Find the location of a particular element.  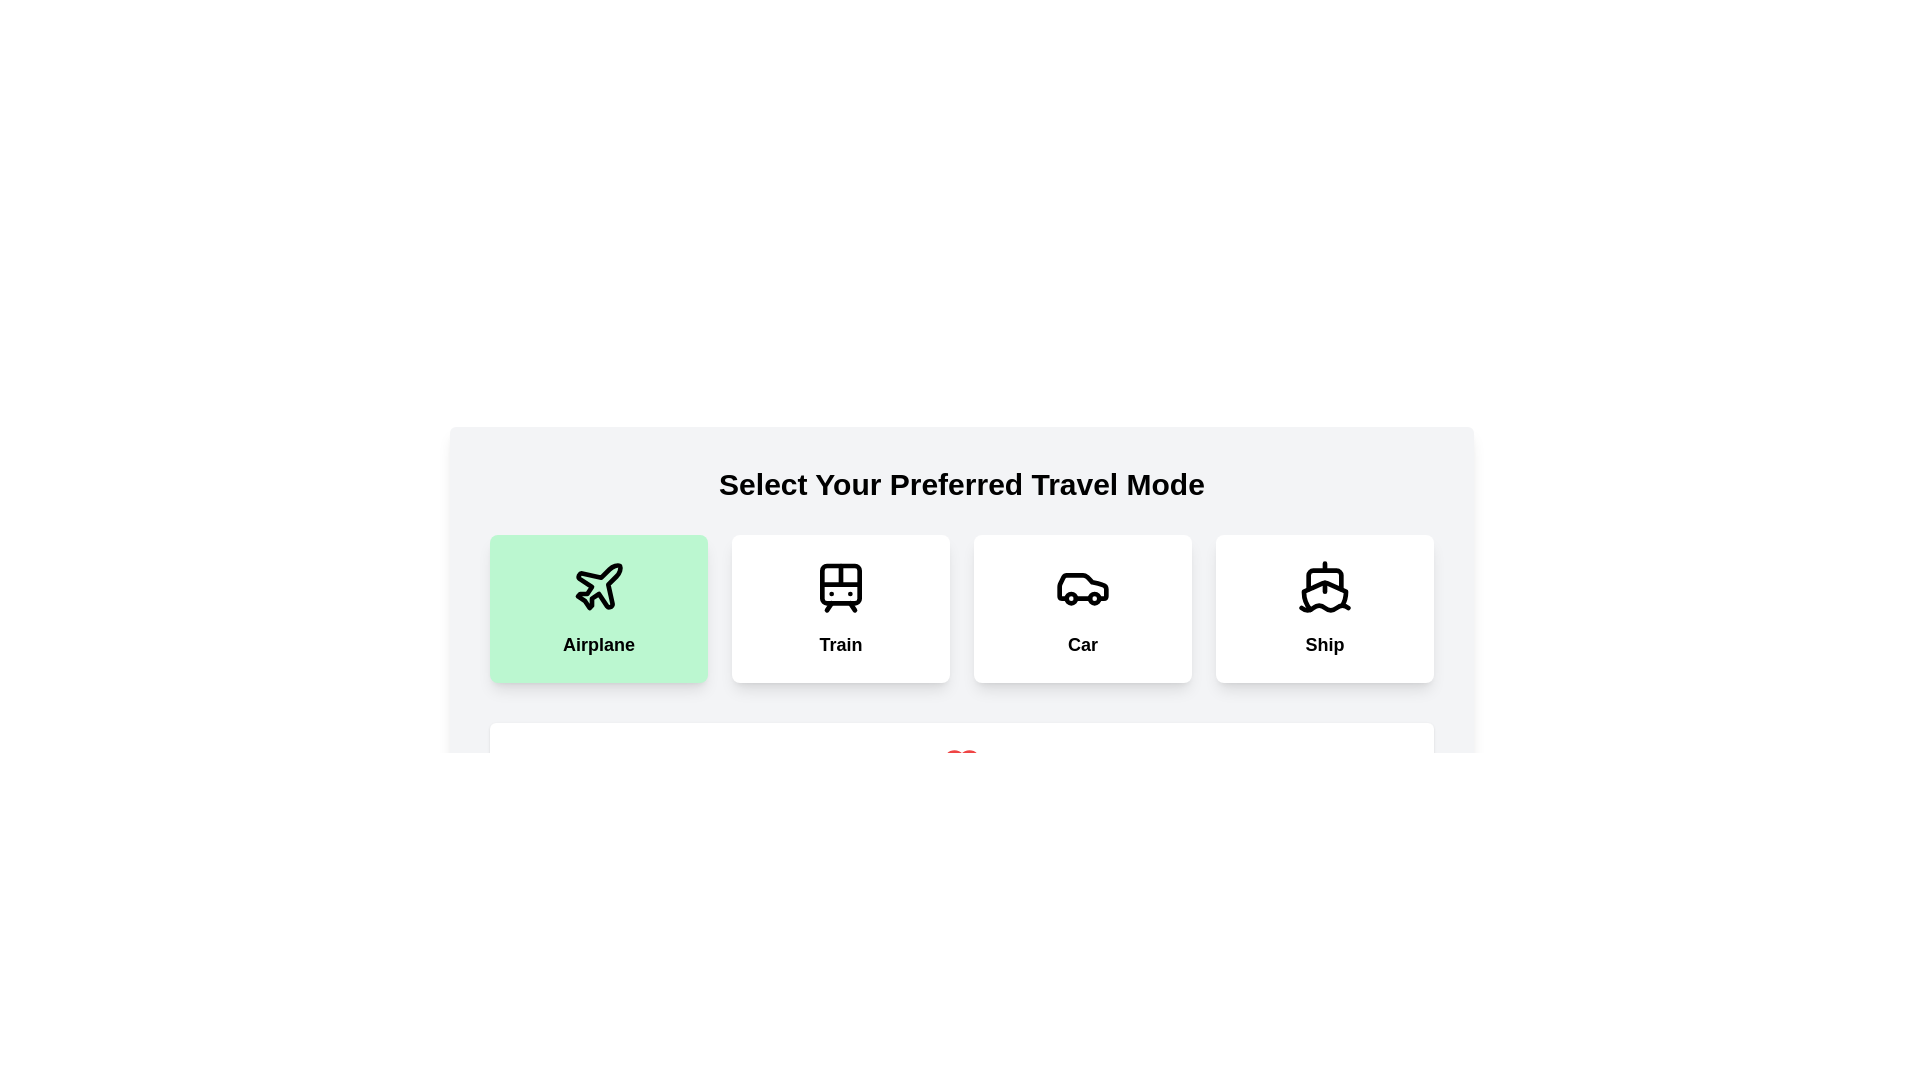

the 'Train' travel mode icon, which is the second icon in a horizontally aligned list of four icons under the title 'Select Your Preferred Travel Mode' is located at coordinates (840, 585).